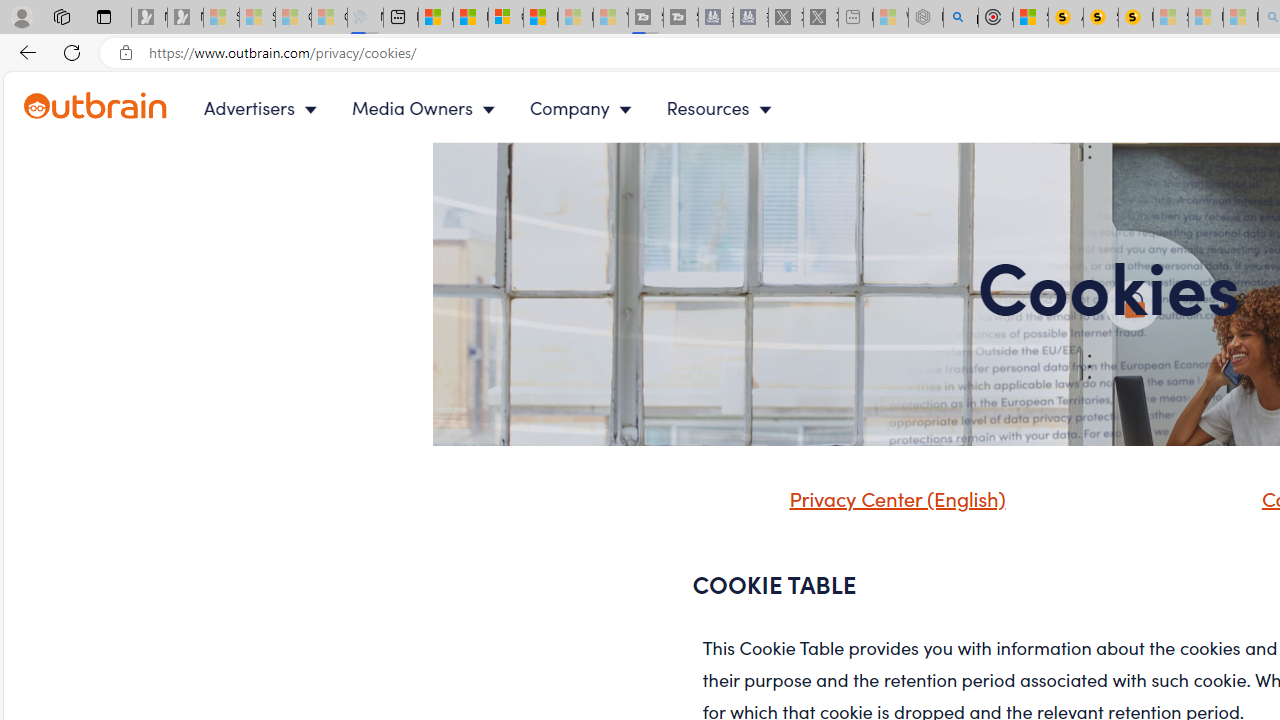  Describe the element at coordinates (722, 108) in the screenshot. I see `'Resources'` at that location.